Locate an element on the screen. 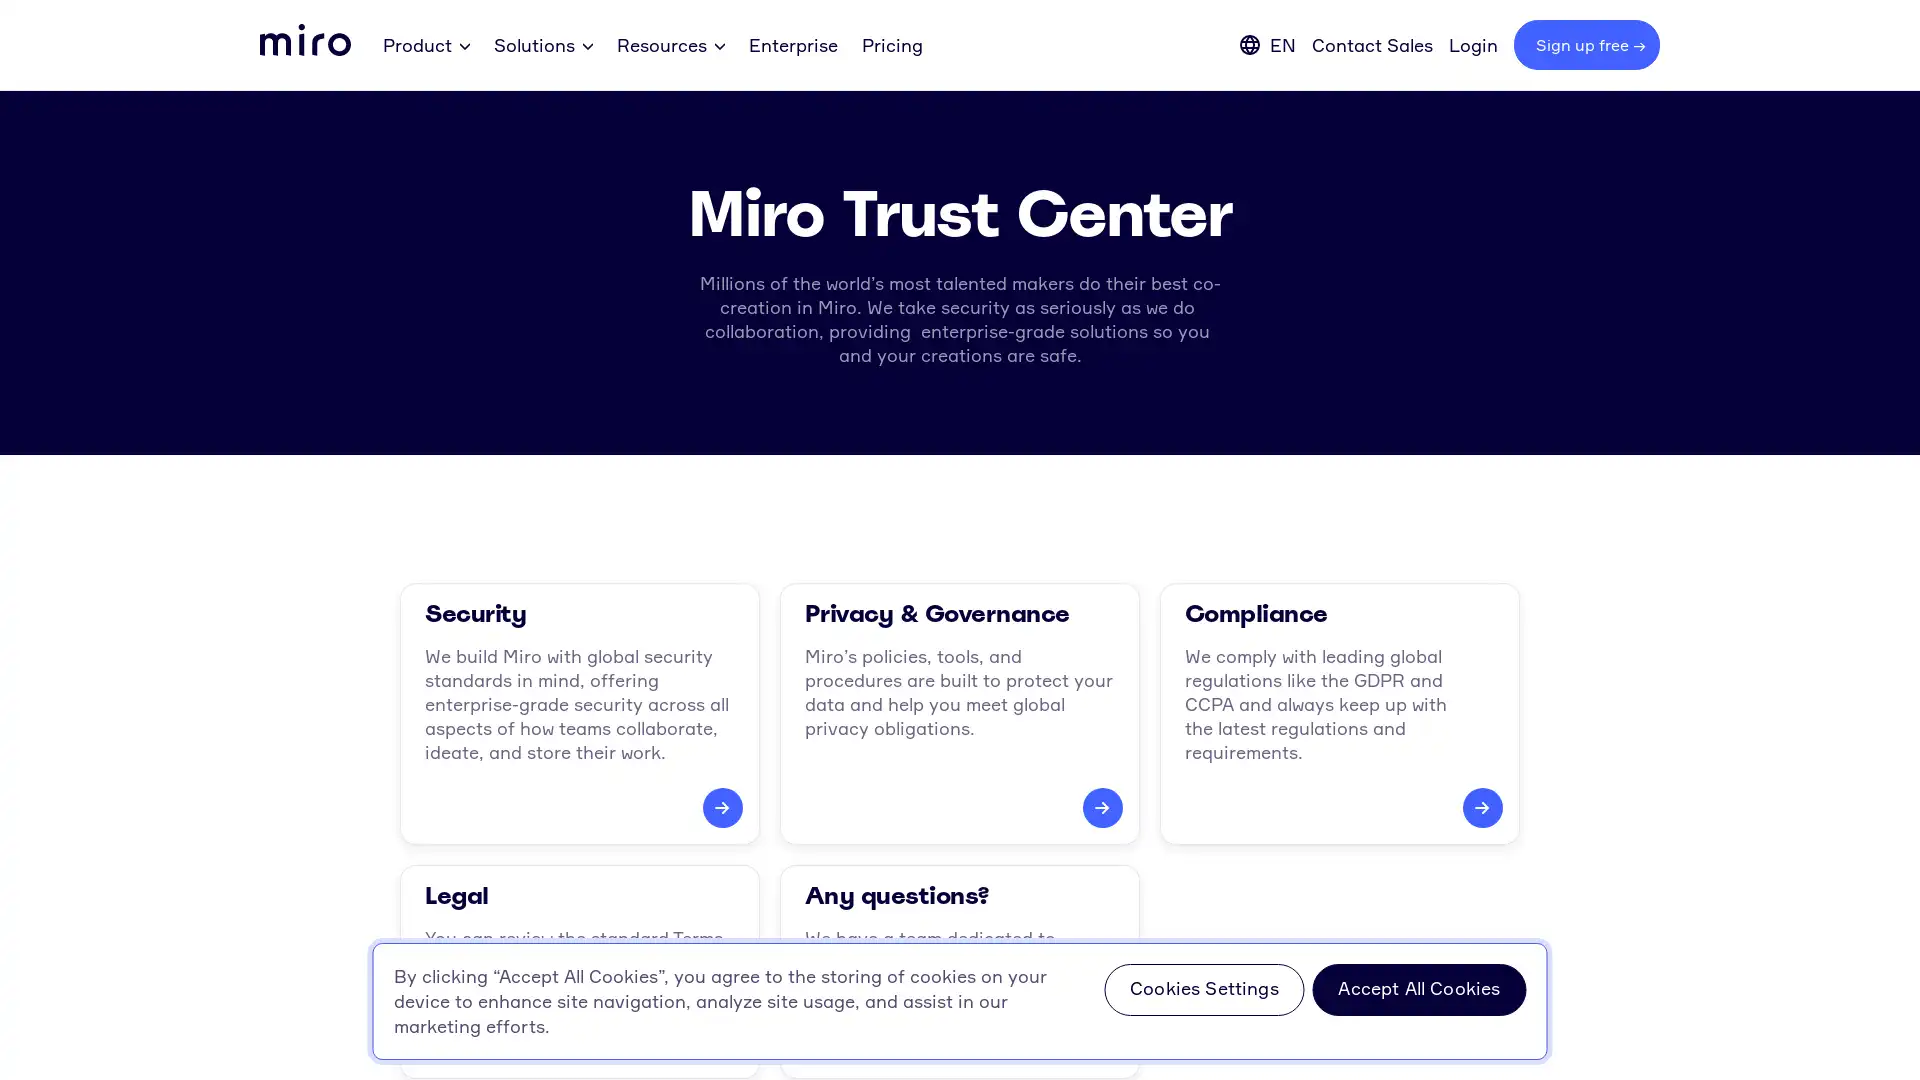 The image size is (1920, 1080). Cookies Settings is located at coordinates (1203, 990).